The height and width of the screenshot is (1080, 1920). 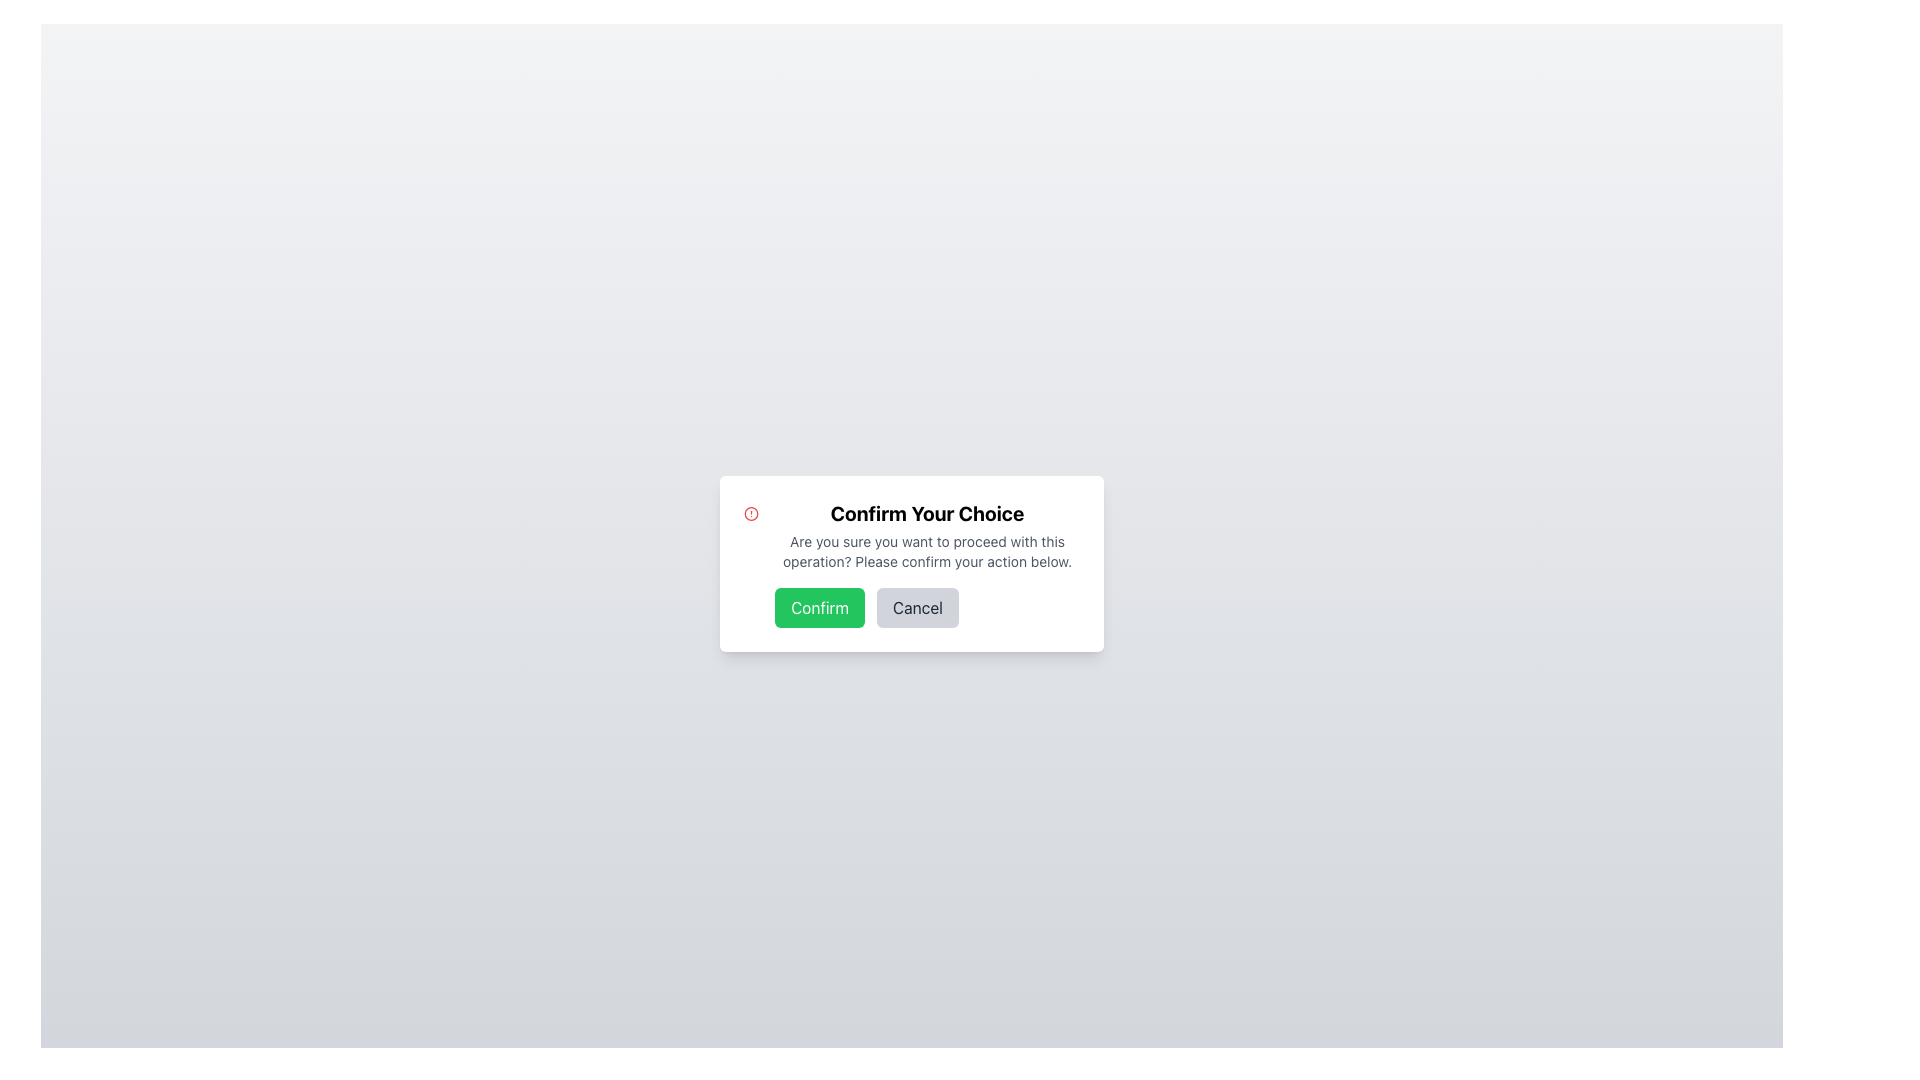 What do you see at coordinates (926, 551) in the screenshot?
I see `text from the paragraph styled in smaller font and subtle gray color, located below the bold heading 'Confirm Your Choice' in the confirmation dialog` at bounding box center [926, 551].